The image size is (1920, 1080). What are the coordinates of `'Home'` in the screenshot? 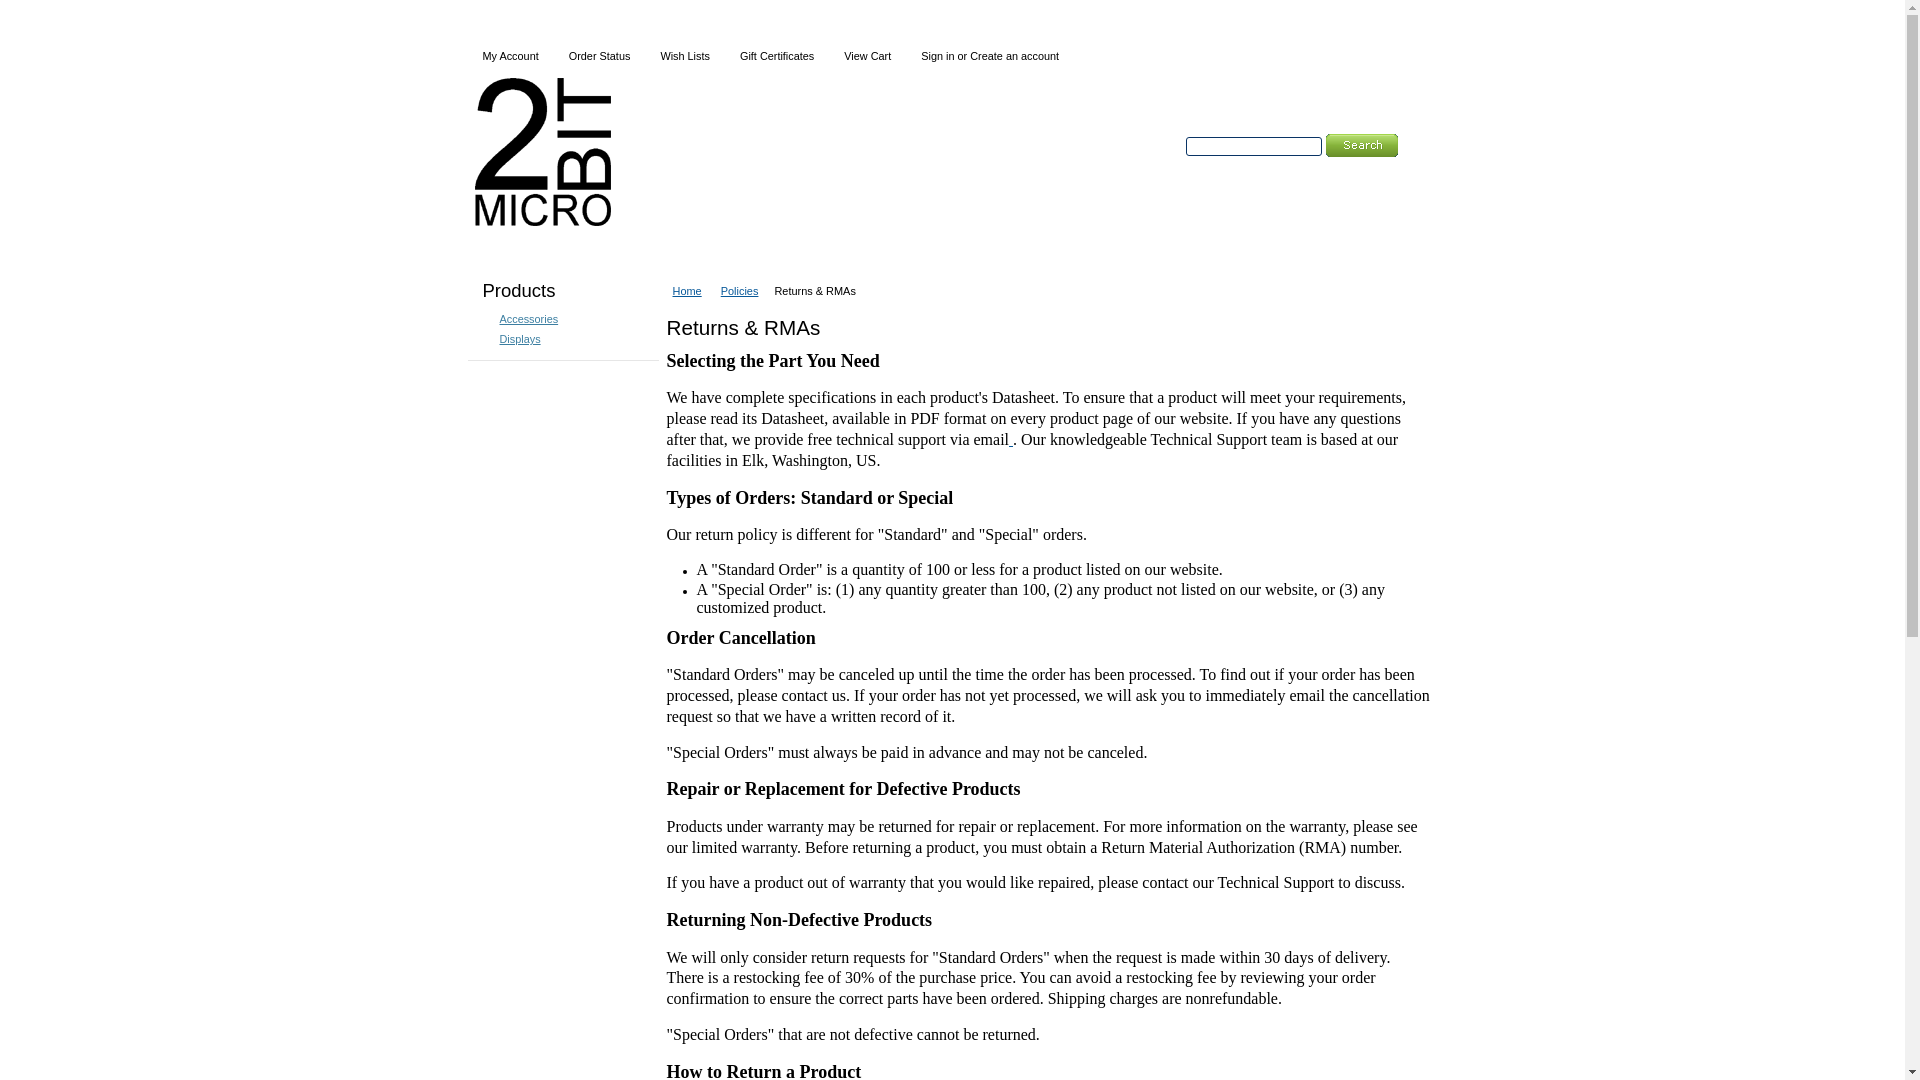 It's located at (691, 290).